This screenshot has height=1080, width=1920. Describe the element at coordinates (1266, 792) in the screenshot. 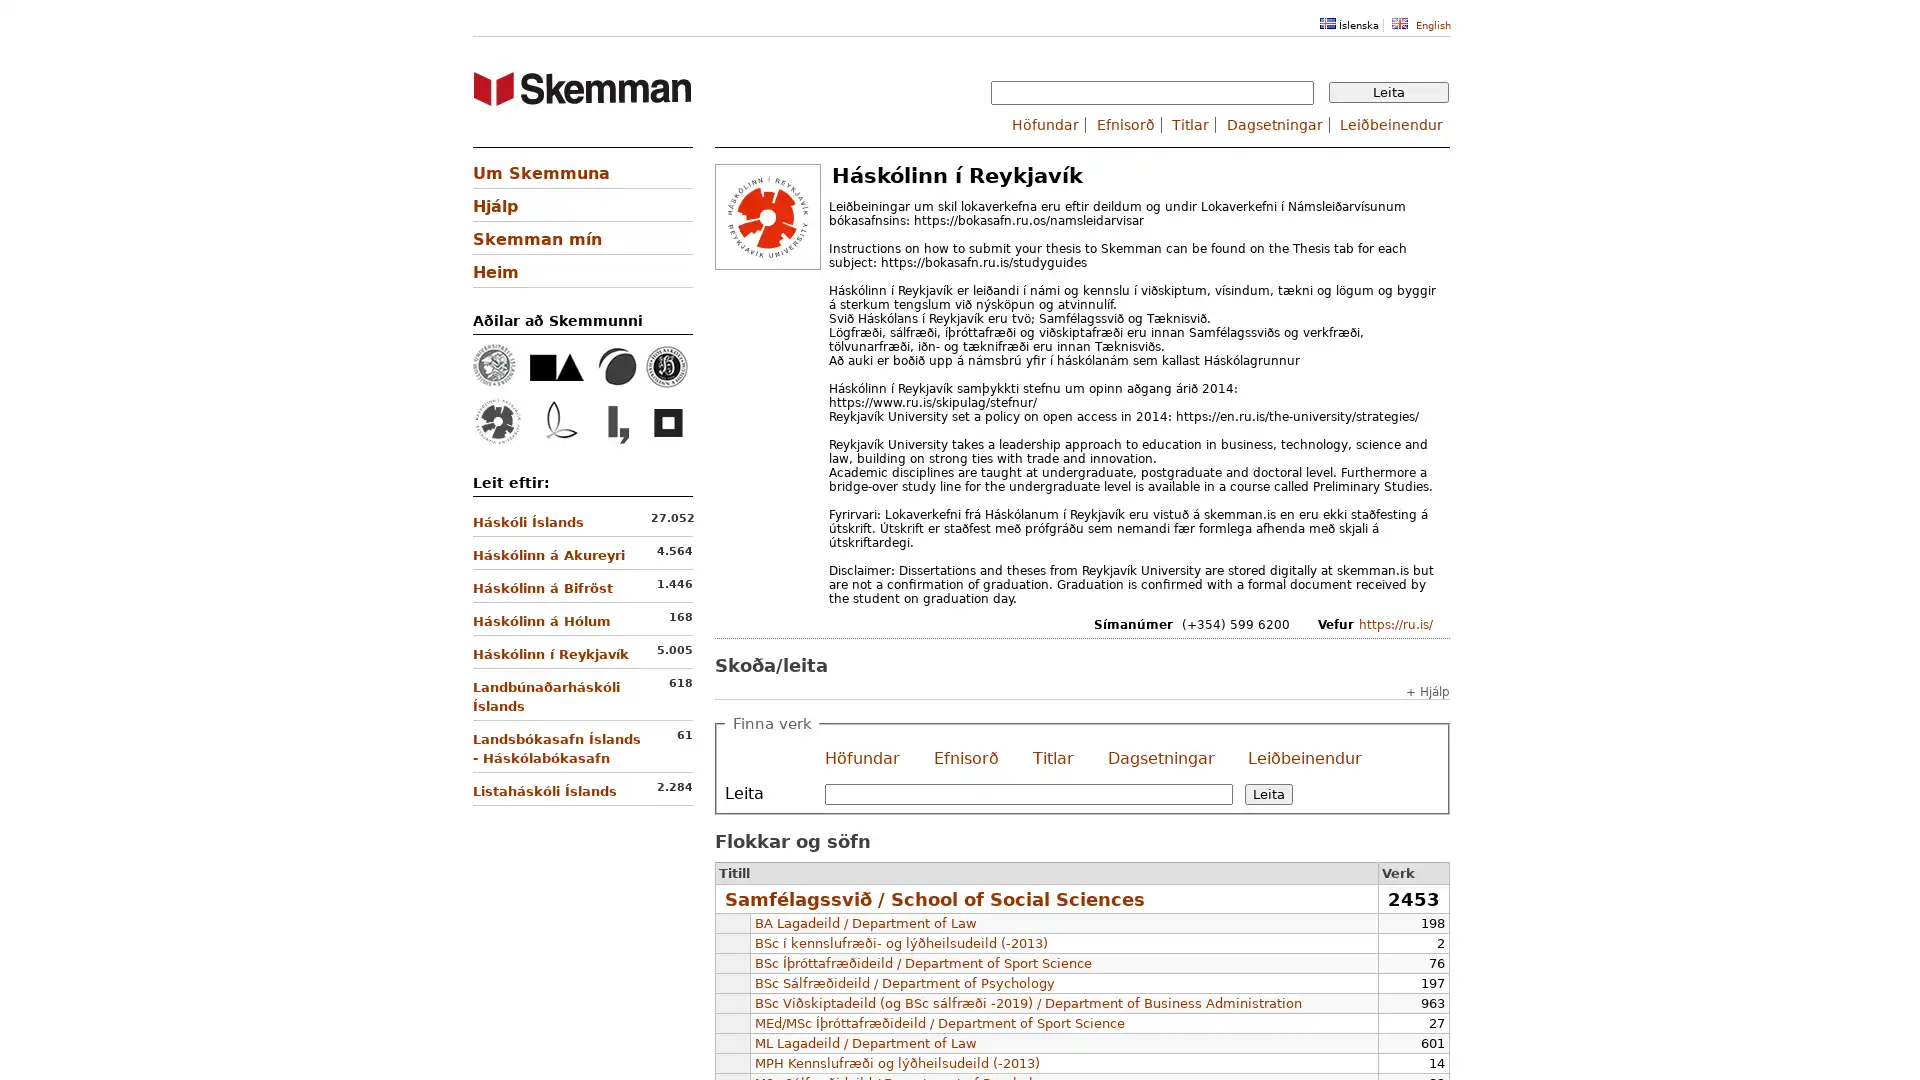

I see `Leita` at that location.